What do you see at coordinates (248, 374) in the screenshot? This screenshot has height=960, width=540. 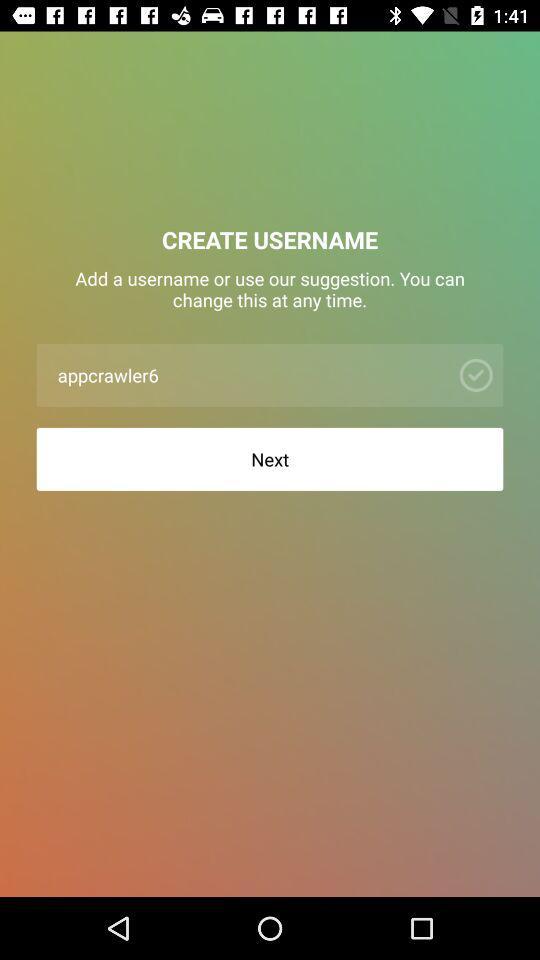 I see `the app below the add a username` at bounding box center [248, 374].